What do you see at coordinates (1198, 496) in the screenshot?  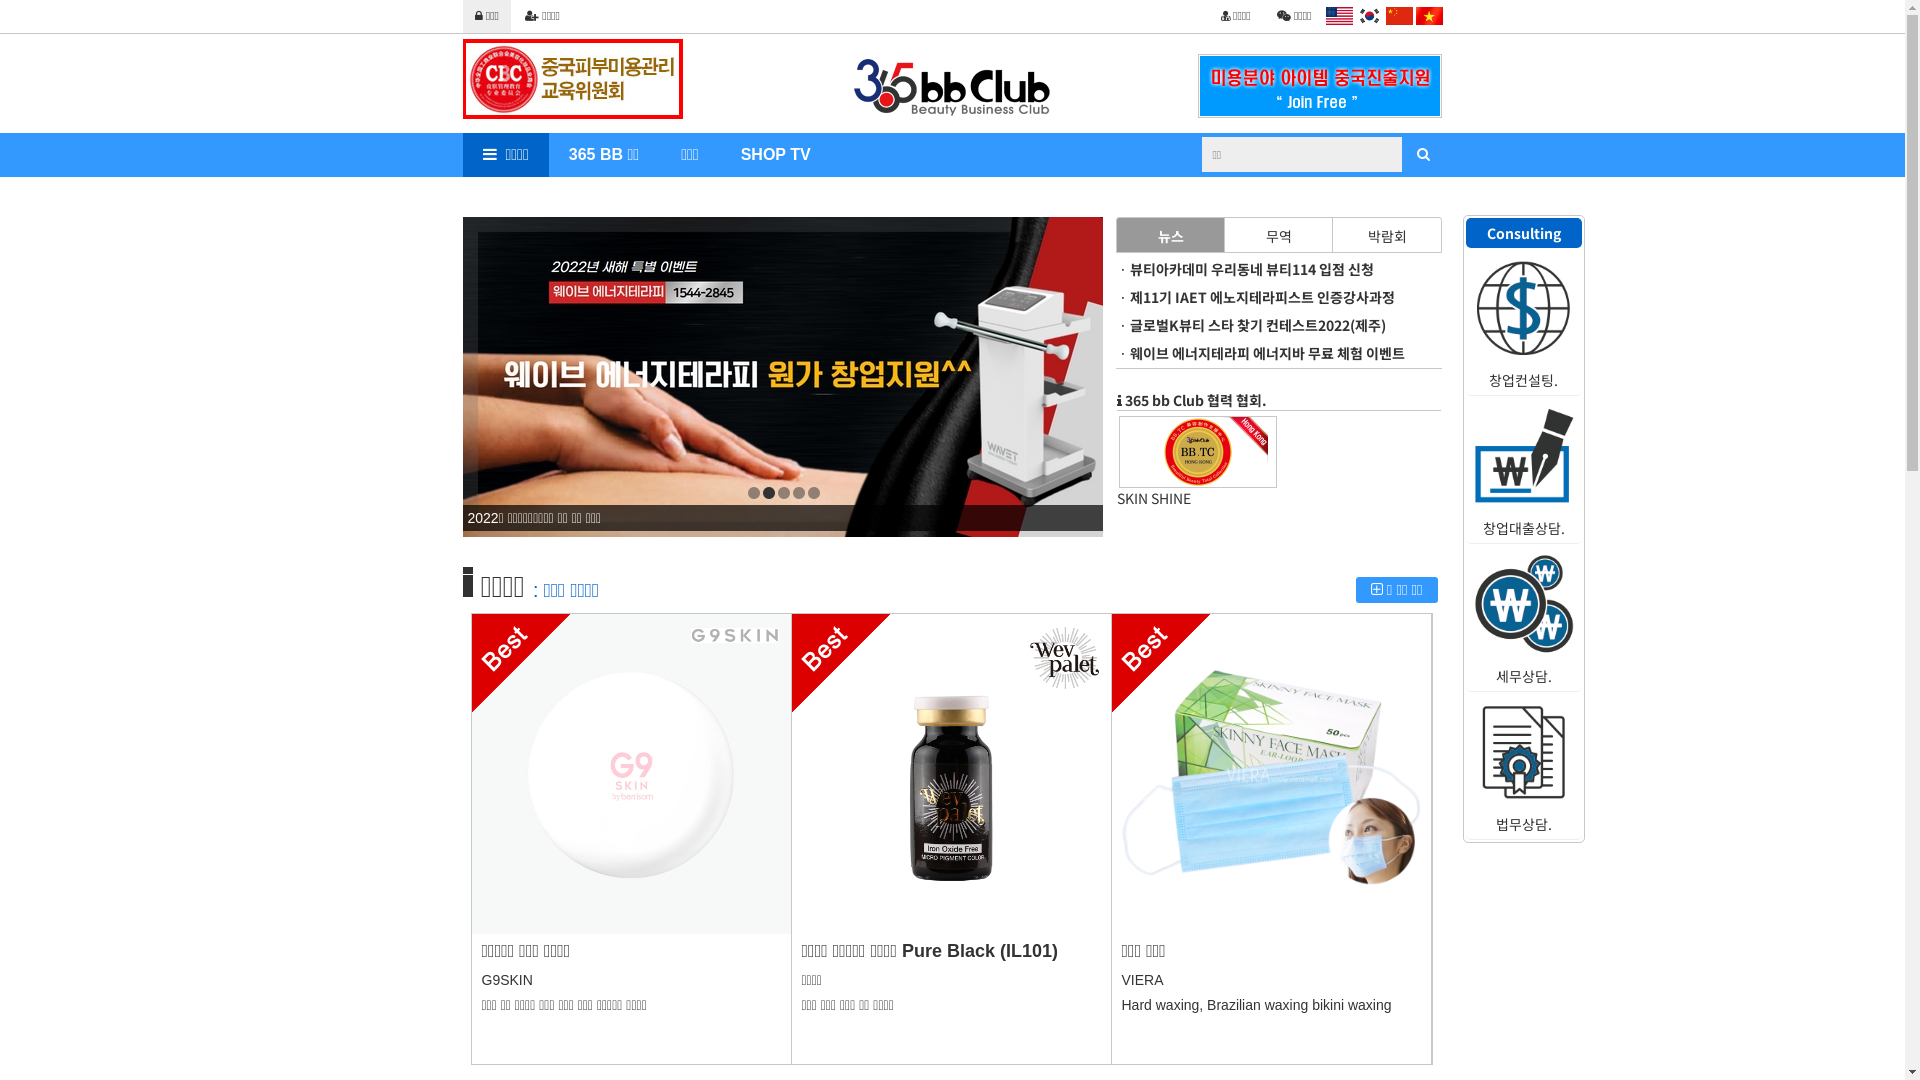 I see `'SKIN SHINE'` at bounding box center [1198, 496].